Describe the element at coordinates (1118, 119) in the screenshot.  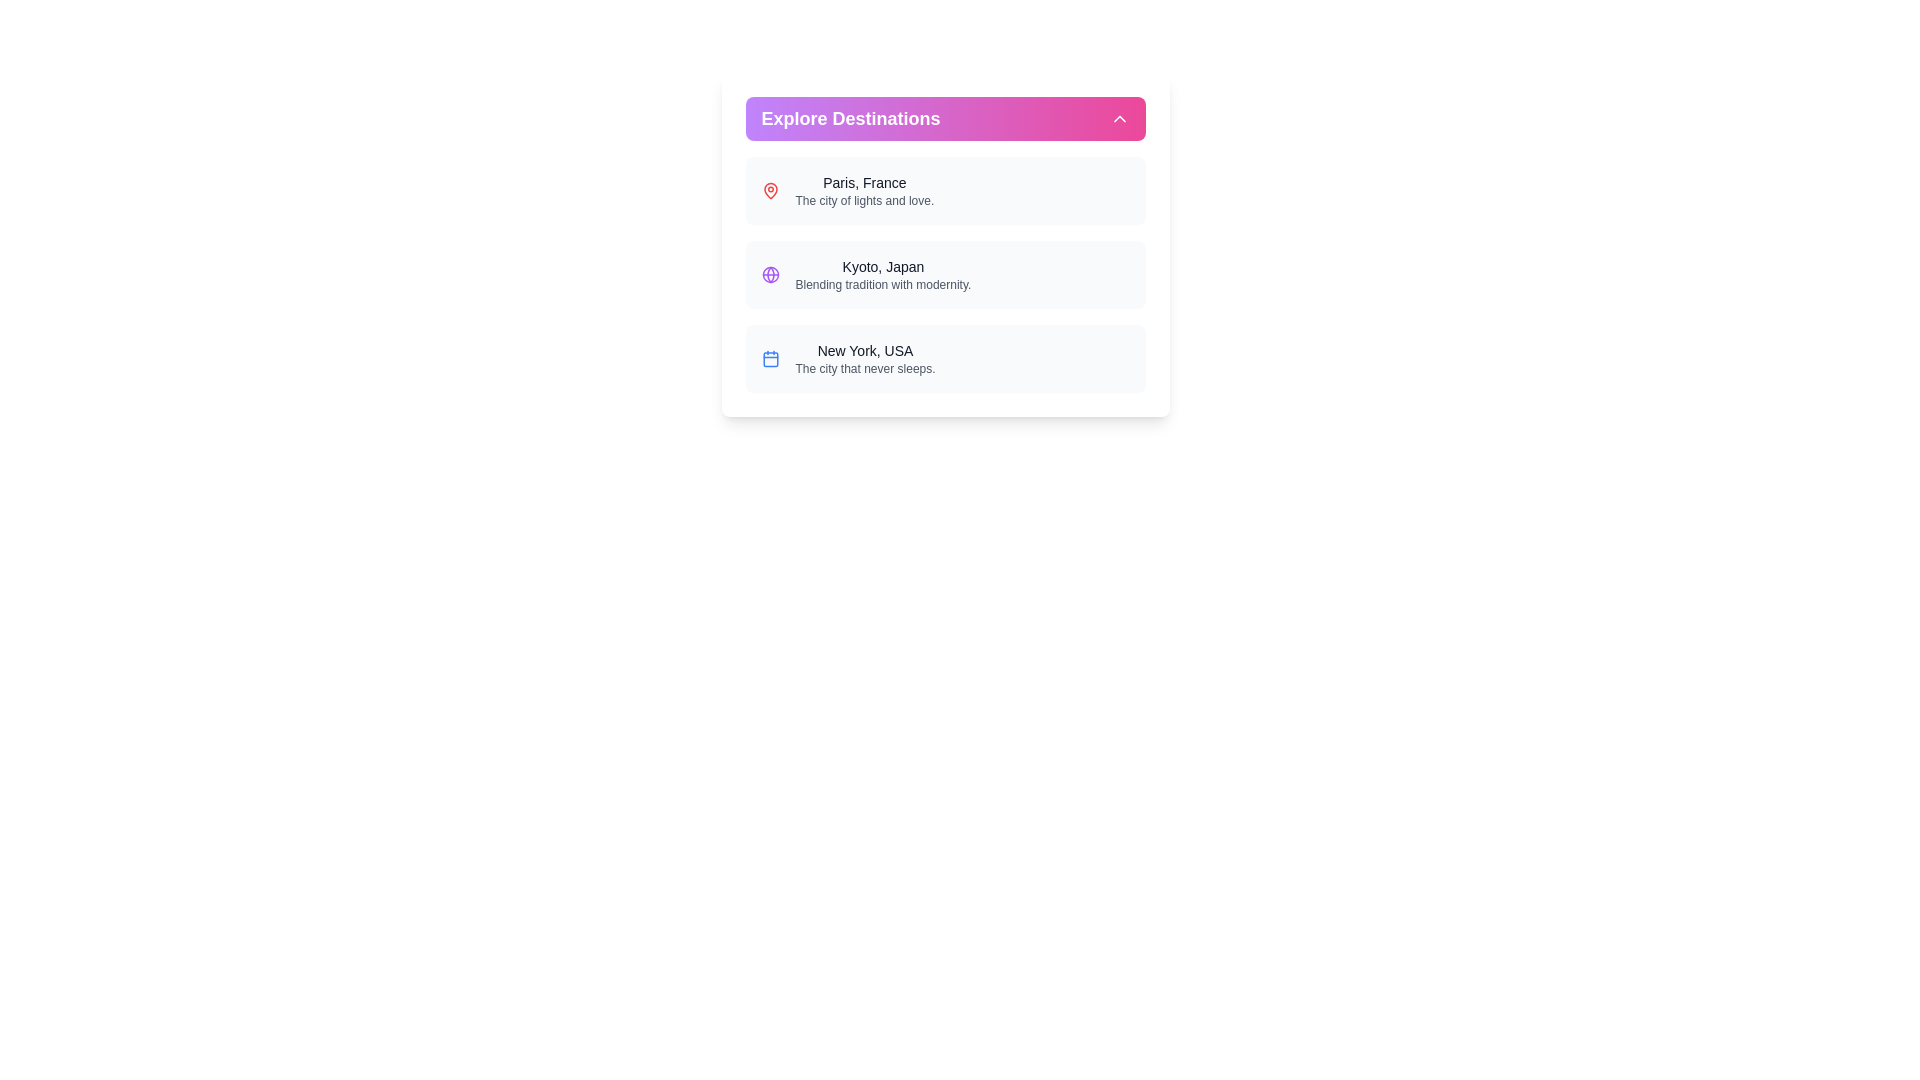
I see `the interactive upward-pointing chevron icon located in the top gradient banner titled 'Explore Destinations'` at that location.